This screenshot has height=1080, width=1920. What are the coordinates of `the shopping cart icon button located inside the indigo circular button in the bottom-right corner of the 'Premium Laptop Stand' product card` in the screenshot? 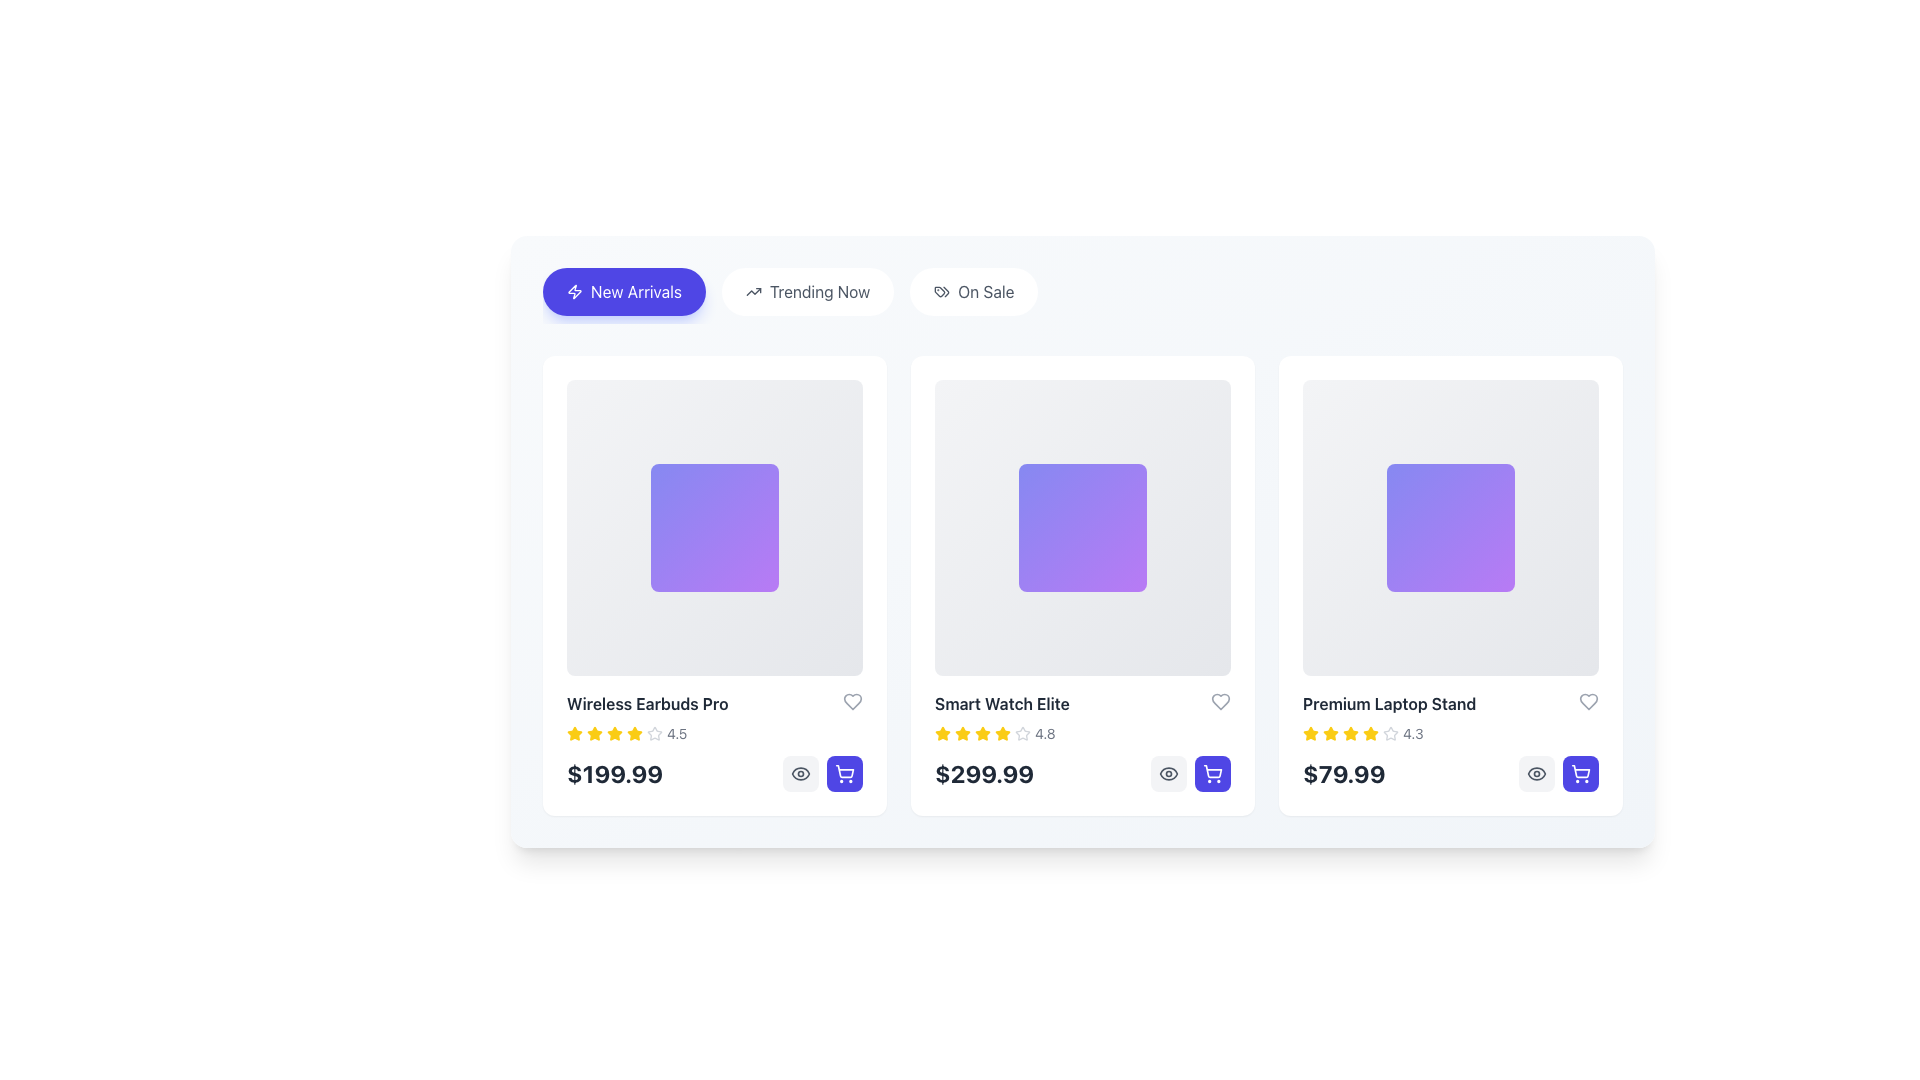 It's located at (1212, 773).